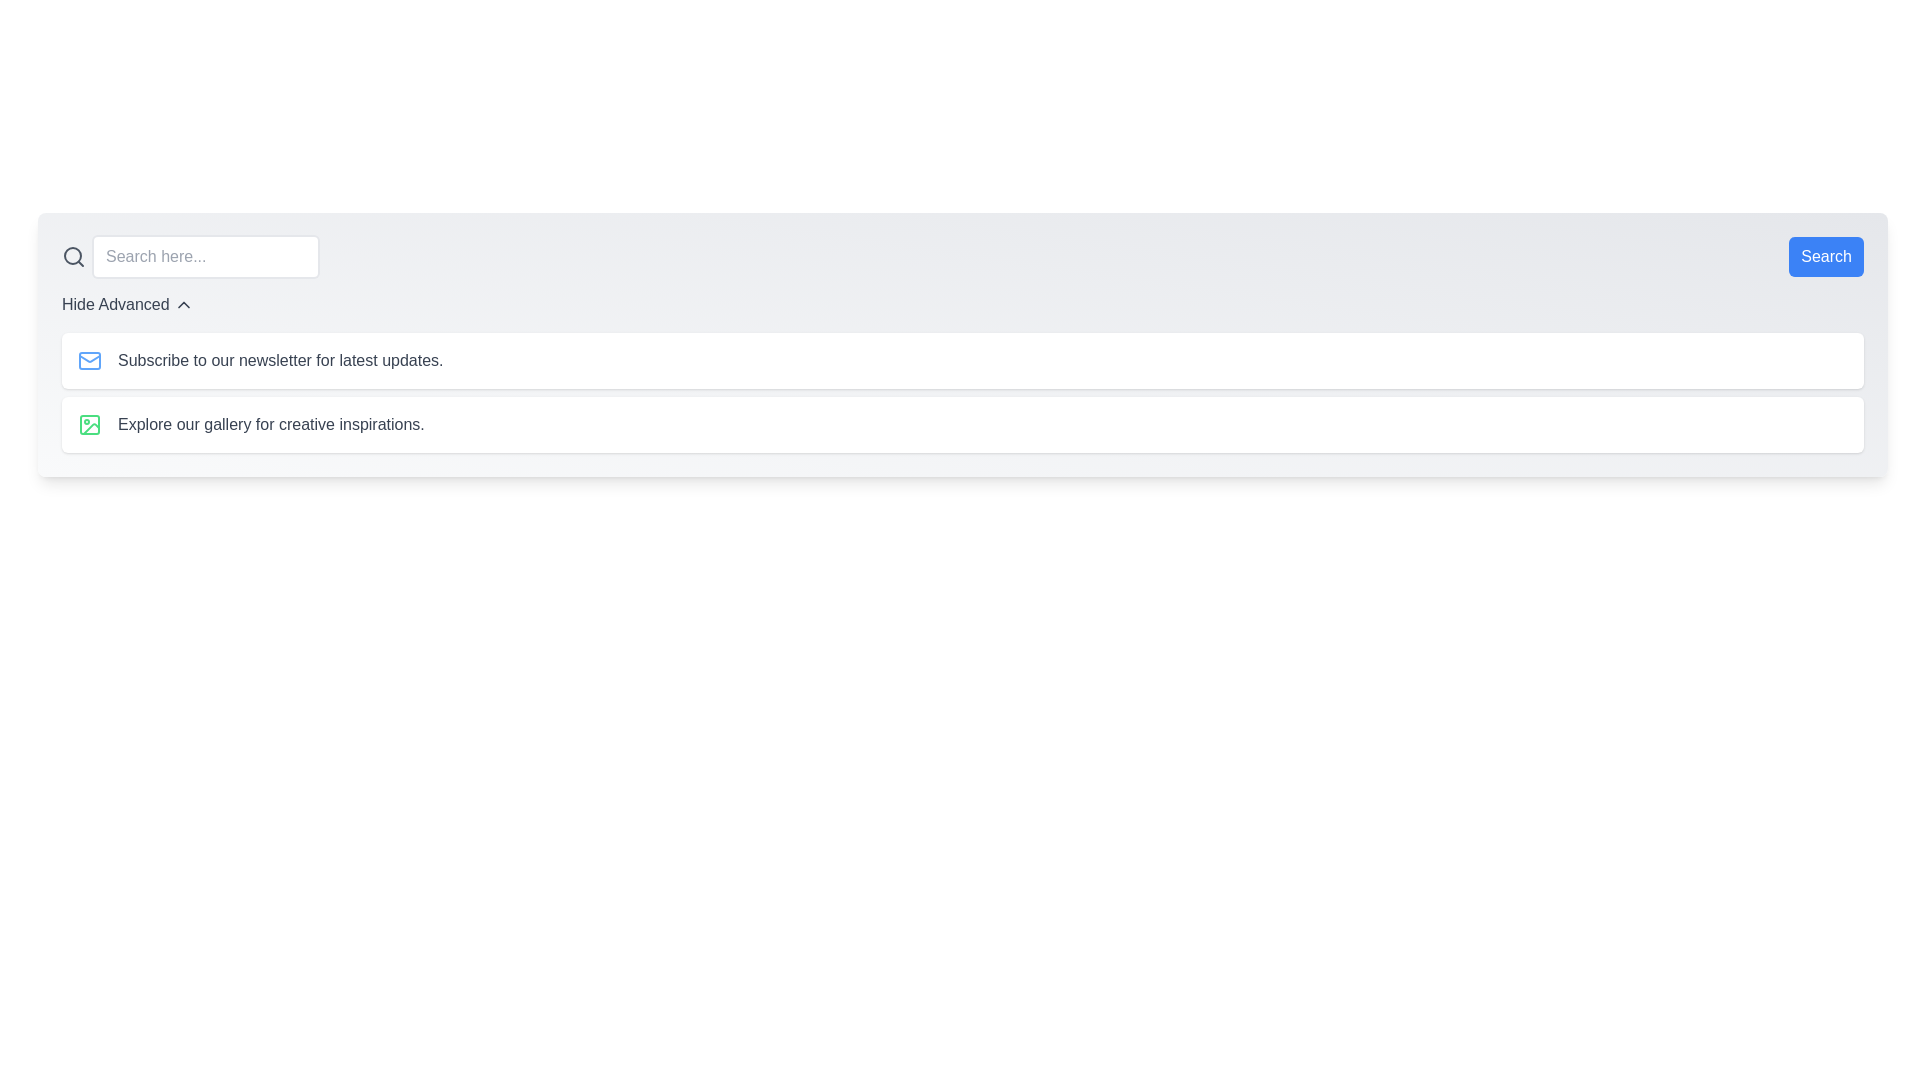 The height and width of the screenshot is (1080, 1920). What do you see at coordinates (89, 361) in the screenshot?
I see `the mail icon, which is an outline style icon with blue strokes, located to the left of the text 'Subscribe to our newsletter for latest updates.'` at bounding box center [89, 361].